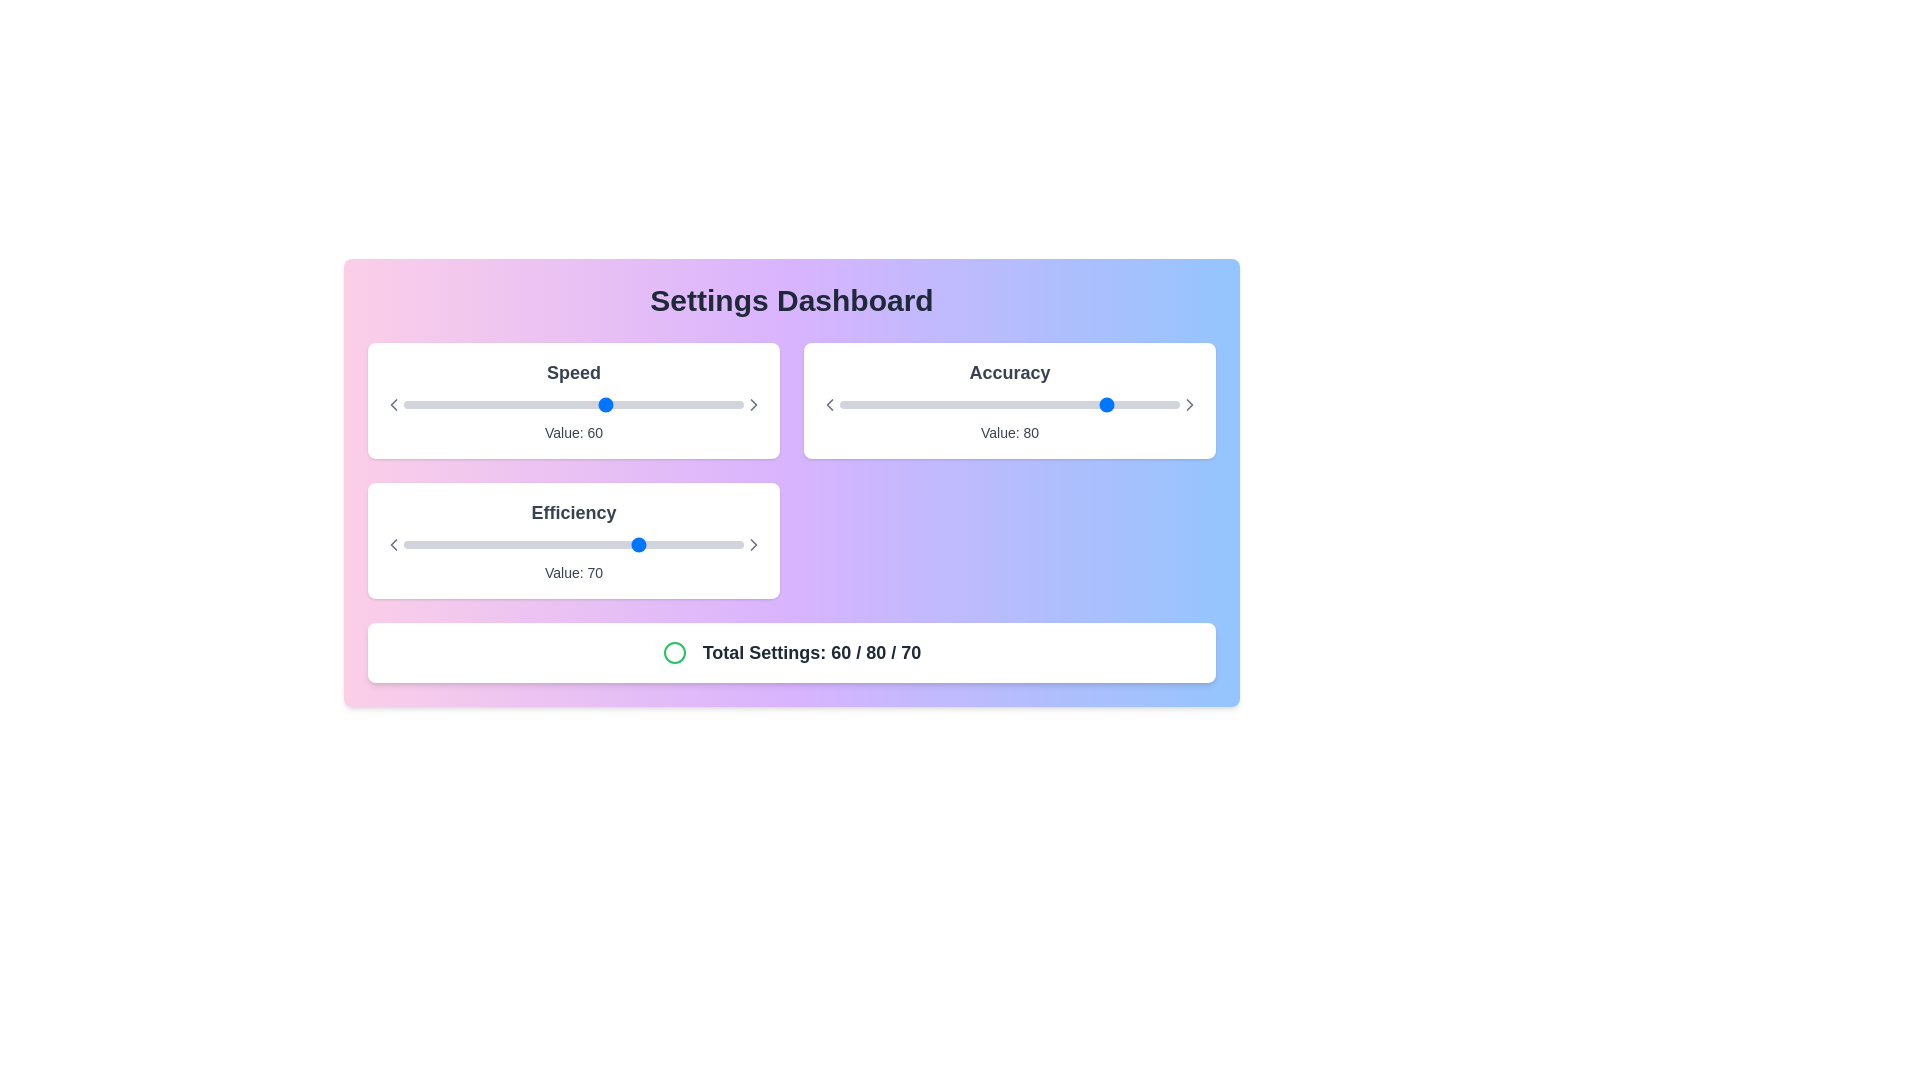 This screenshot has width=1920, height=1080. I want to click on accuracy slider, so click(870, 405).